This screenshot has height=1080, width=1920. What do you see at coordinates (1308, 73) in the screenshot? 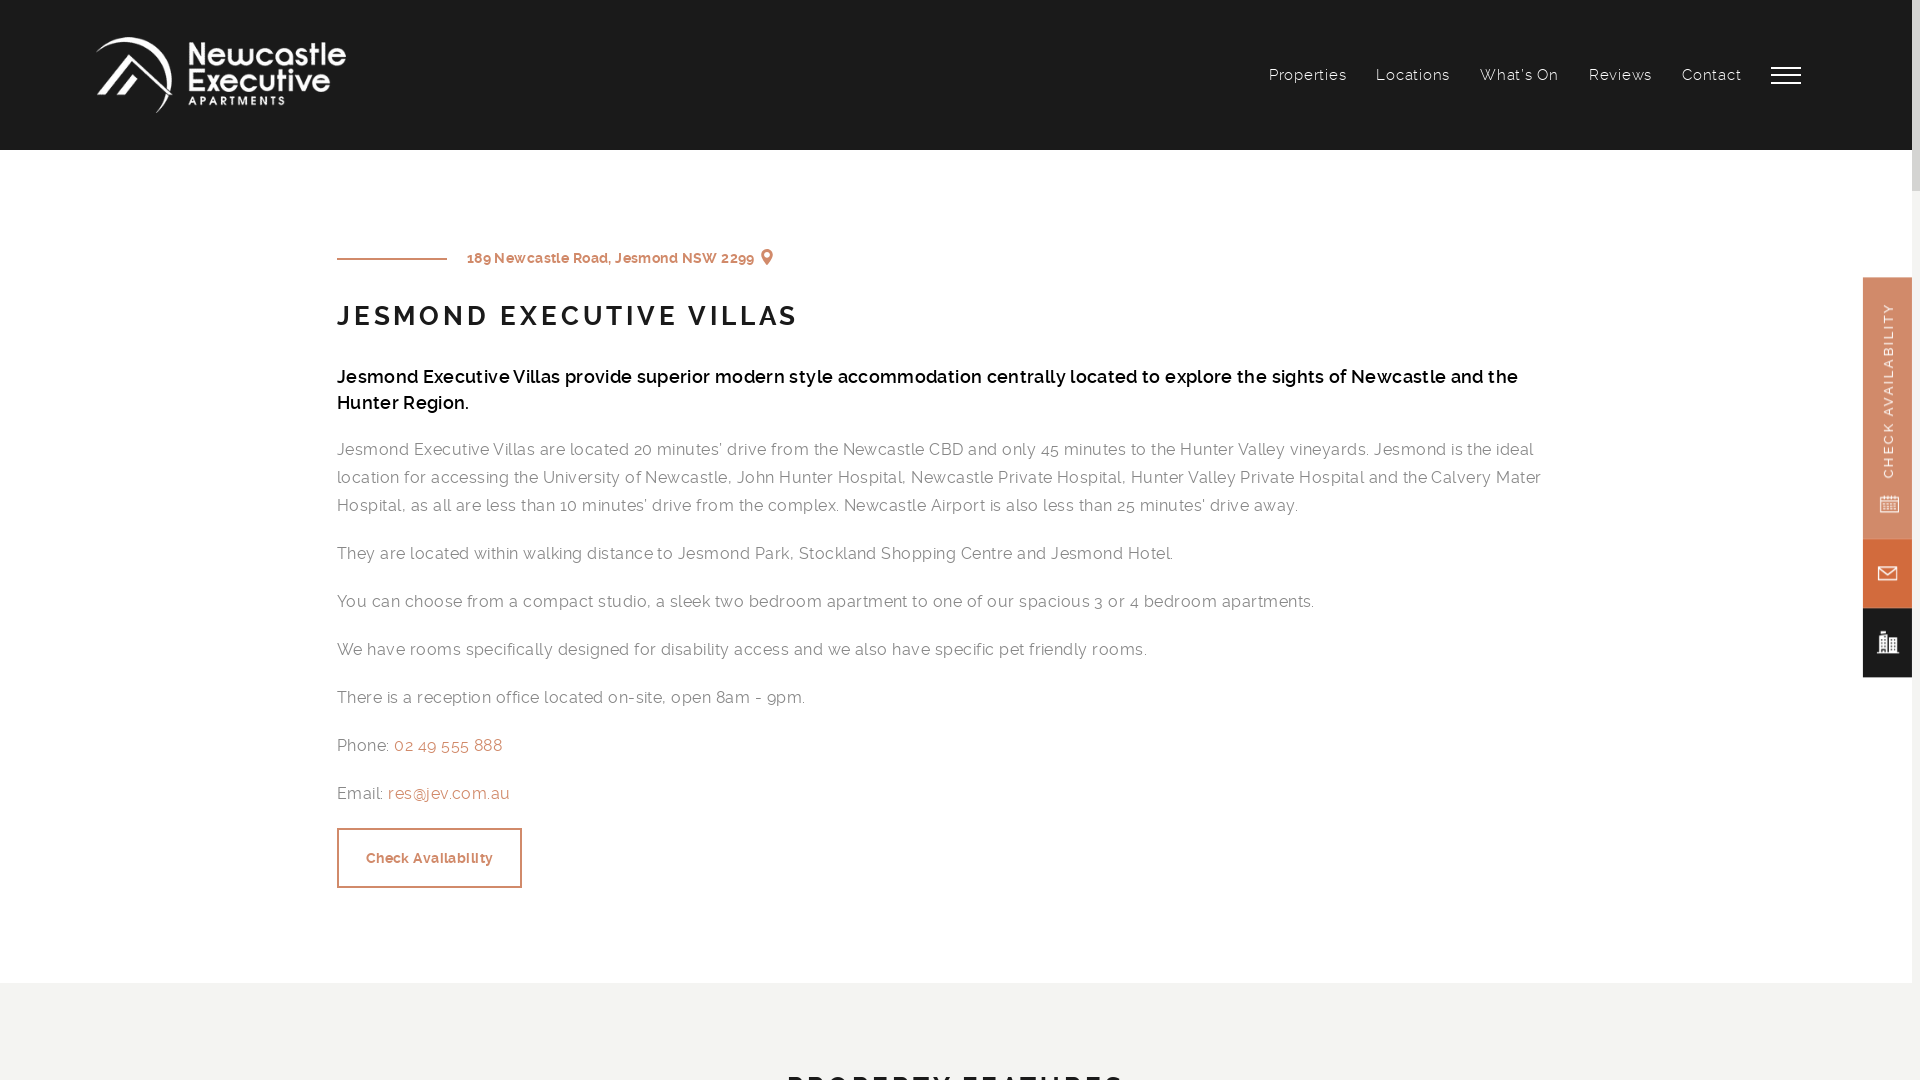
I see `'Properties'` at bounding box center [1308, 73].